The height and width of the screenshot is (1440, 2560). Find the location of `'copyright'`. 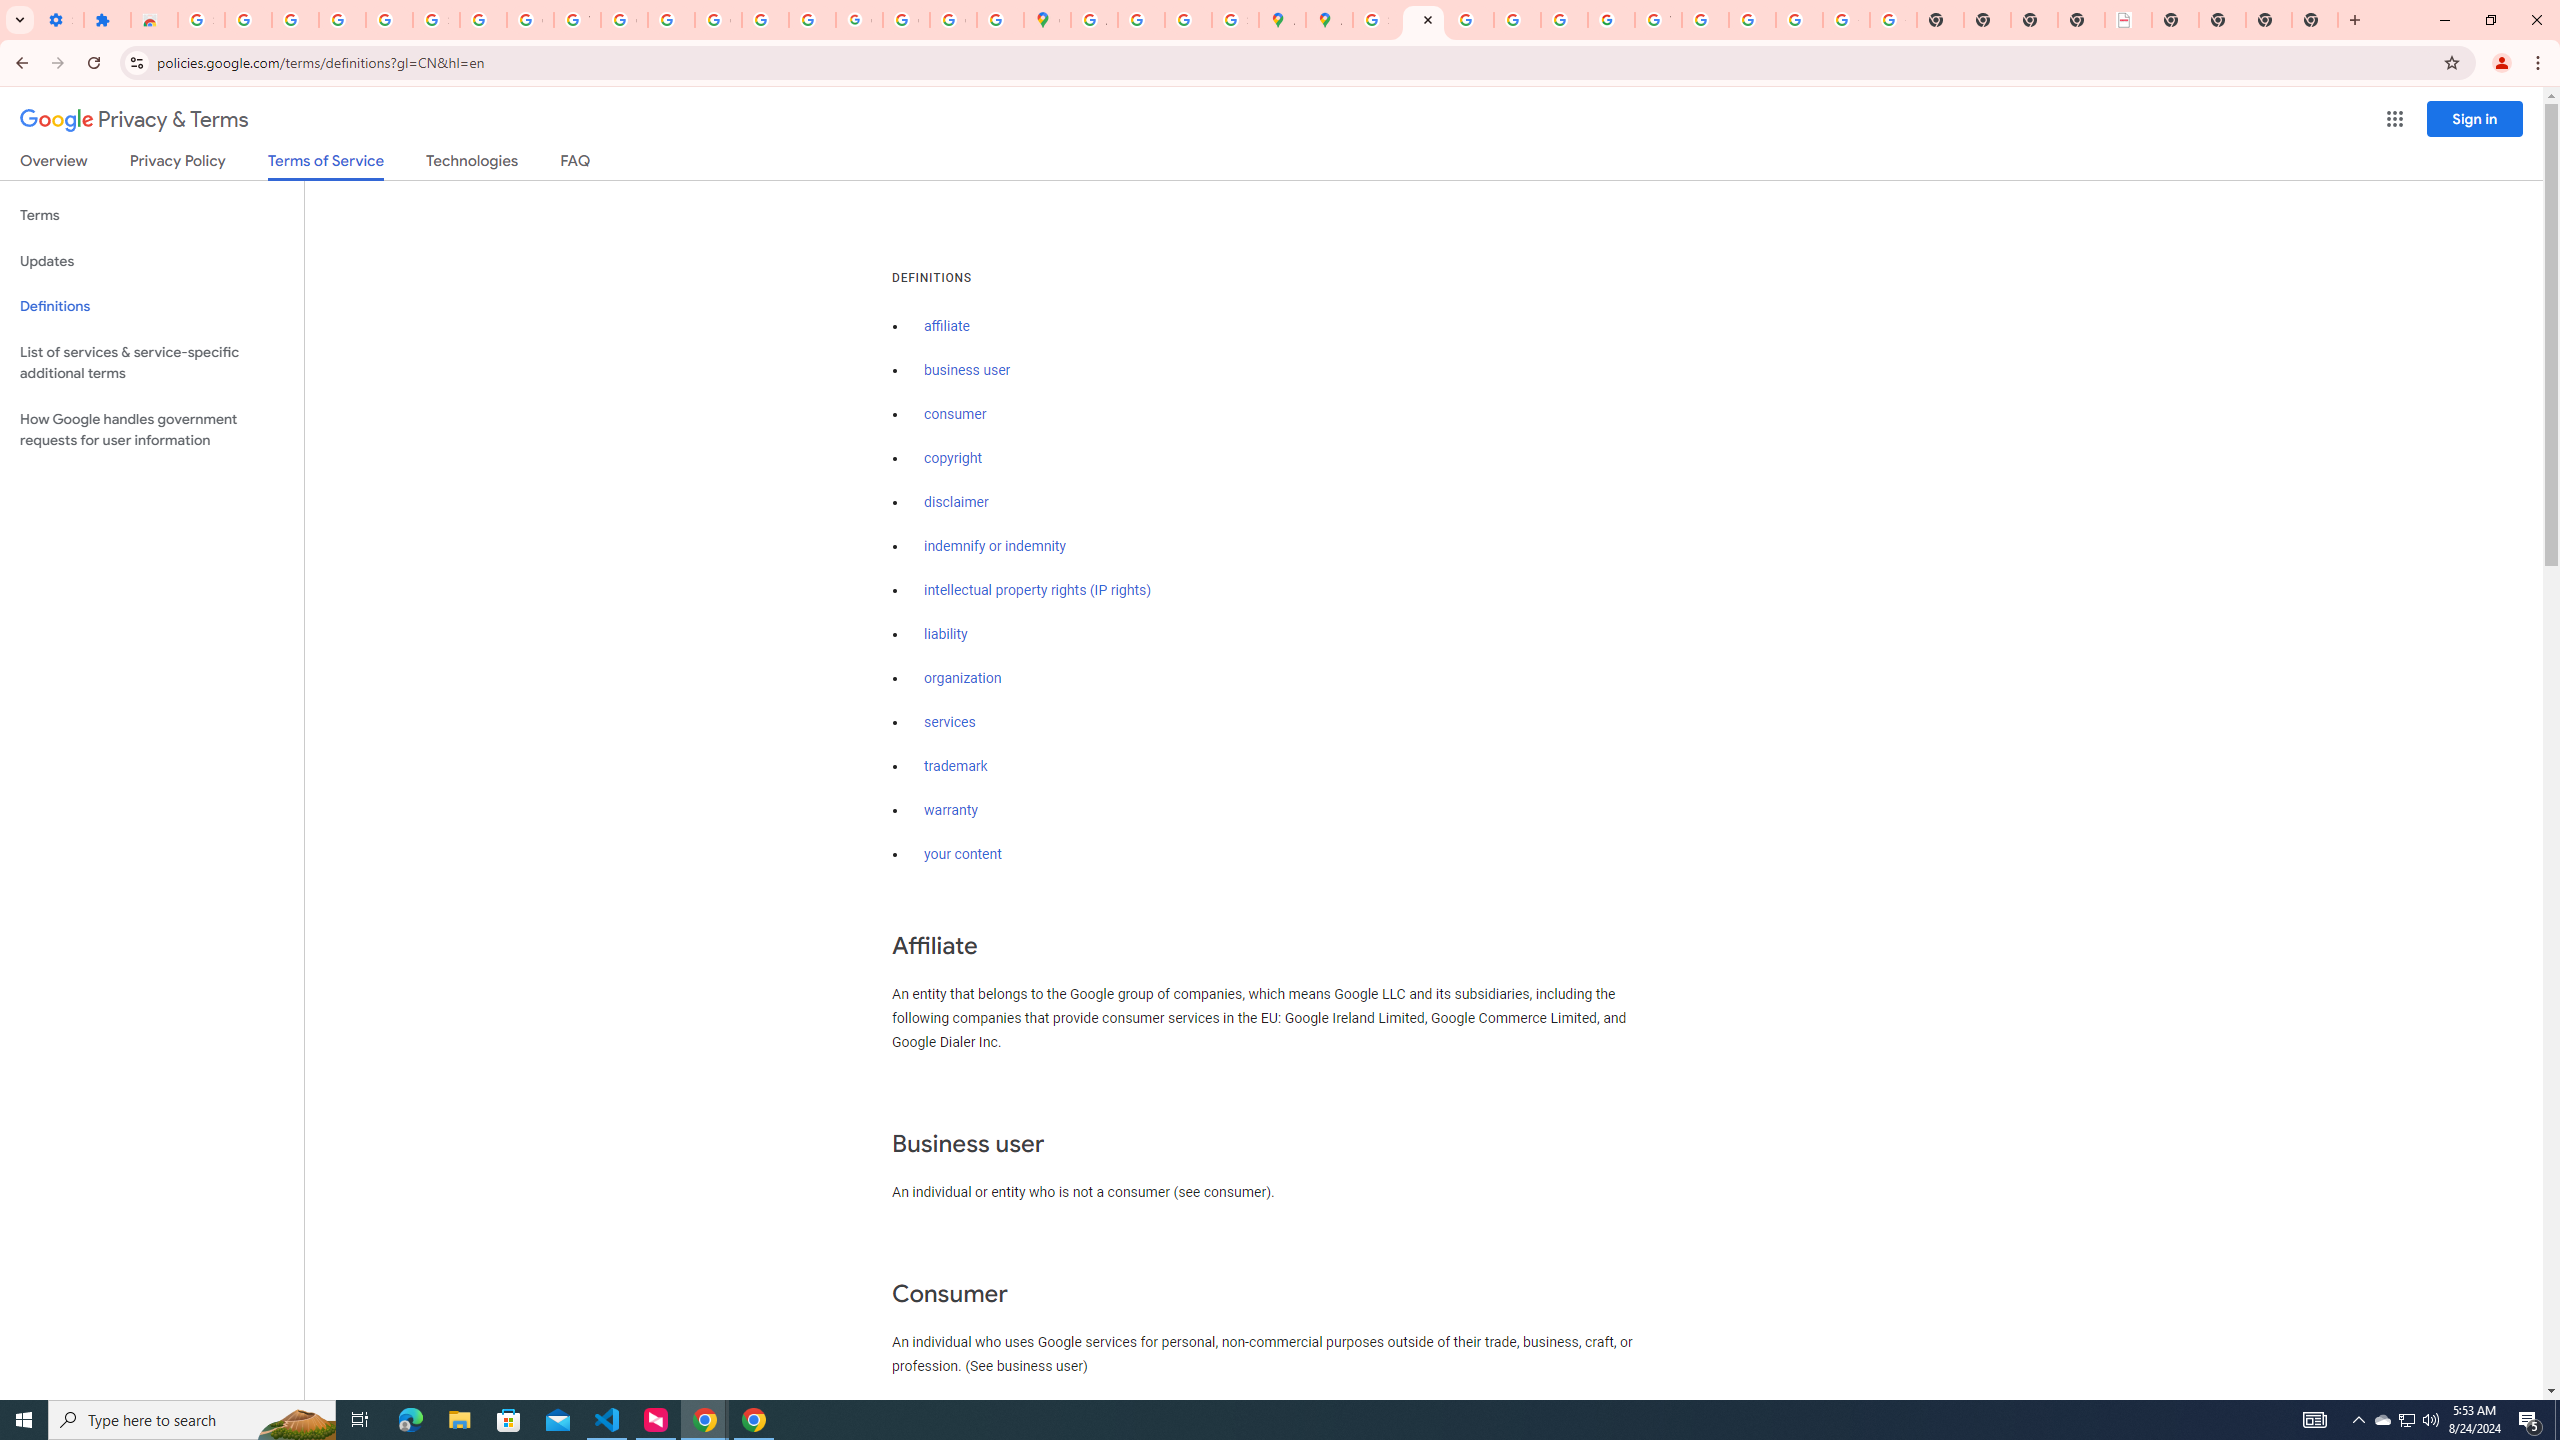

'copyright' is located at coordinates (953, 457).